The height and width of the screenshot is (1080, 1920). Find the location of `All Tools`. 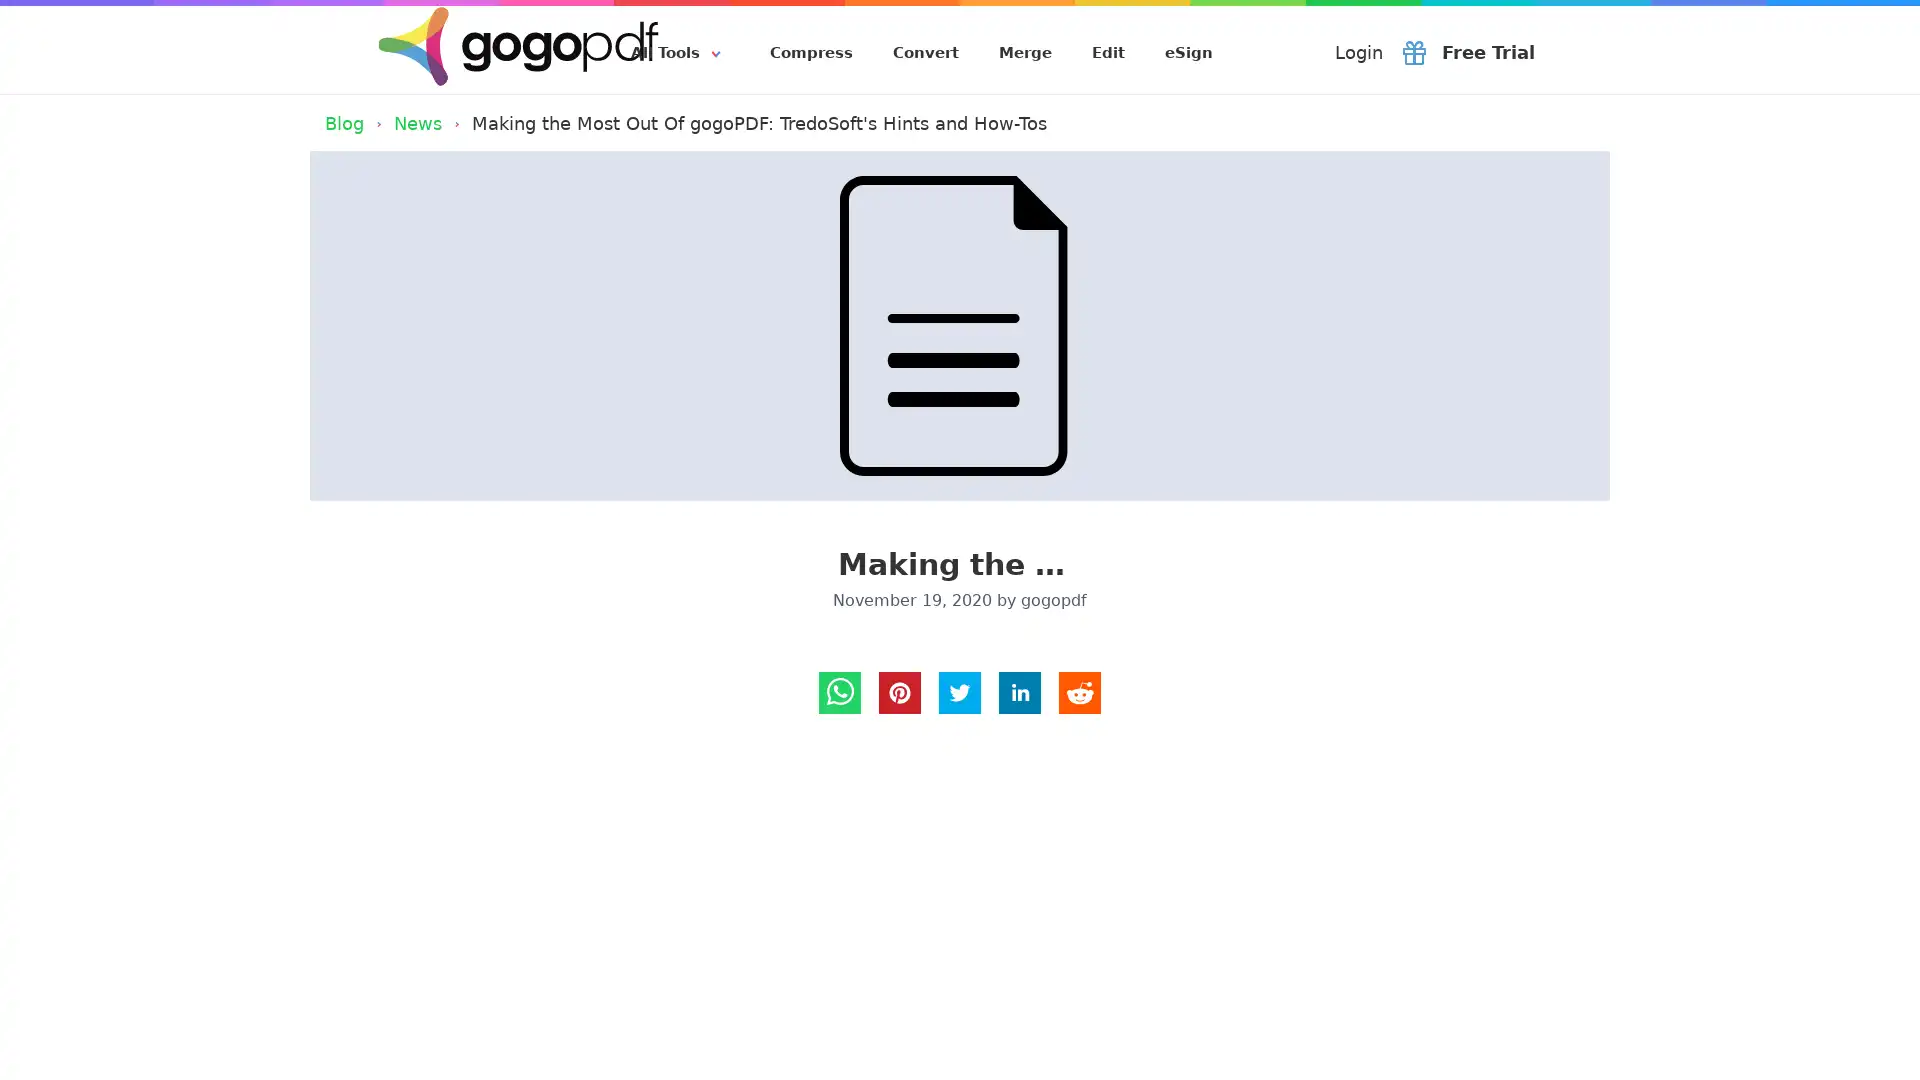

All Tools is located at coordinates (677, 51).